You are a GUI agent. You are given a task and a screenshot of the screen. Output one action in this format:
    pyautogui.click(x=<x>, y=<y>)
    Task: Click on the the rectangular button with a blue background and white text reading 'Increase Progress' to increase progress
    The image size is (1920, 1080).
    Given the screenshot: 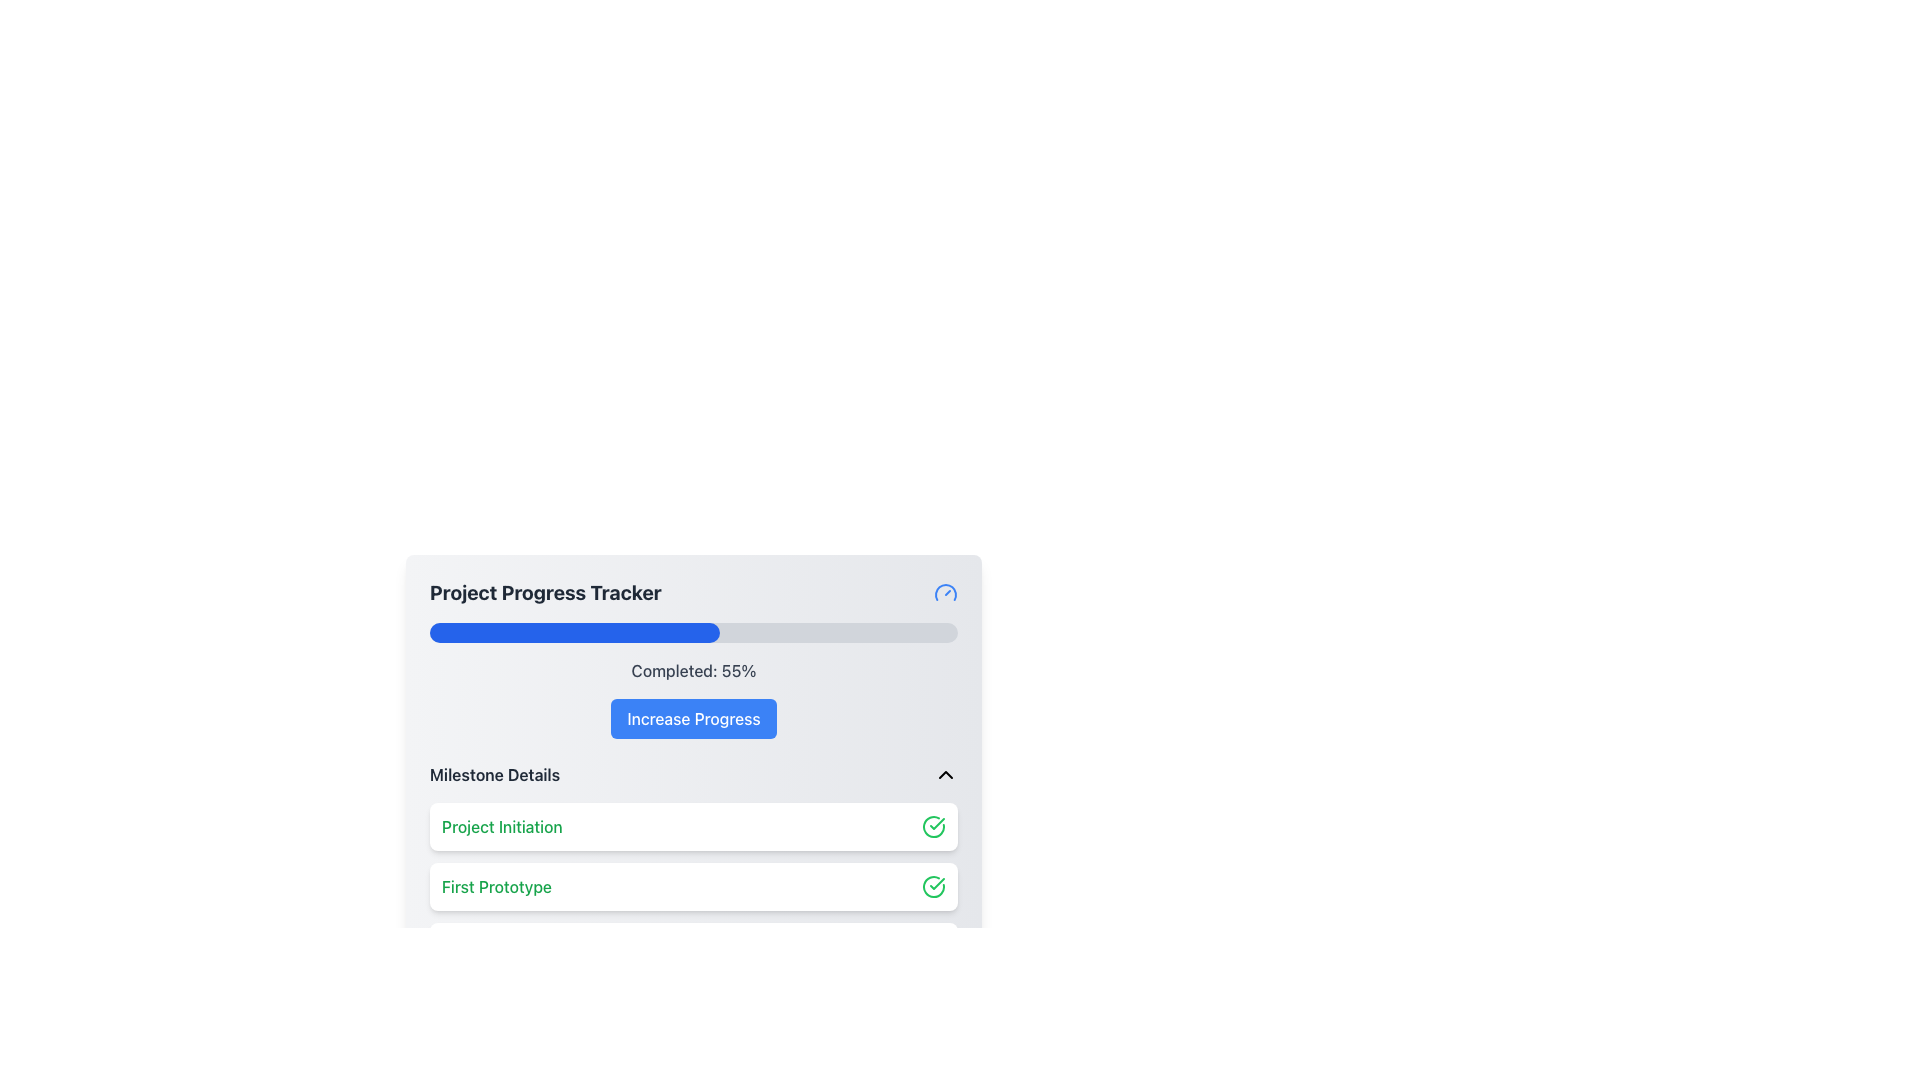 What is the action you would take?
    pyautogui.click(x=694, y=717)
    